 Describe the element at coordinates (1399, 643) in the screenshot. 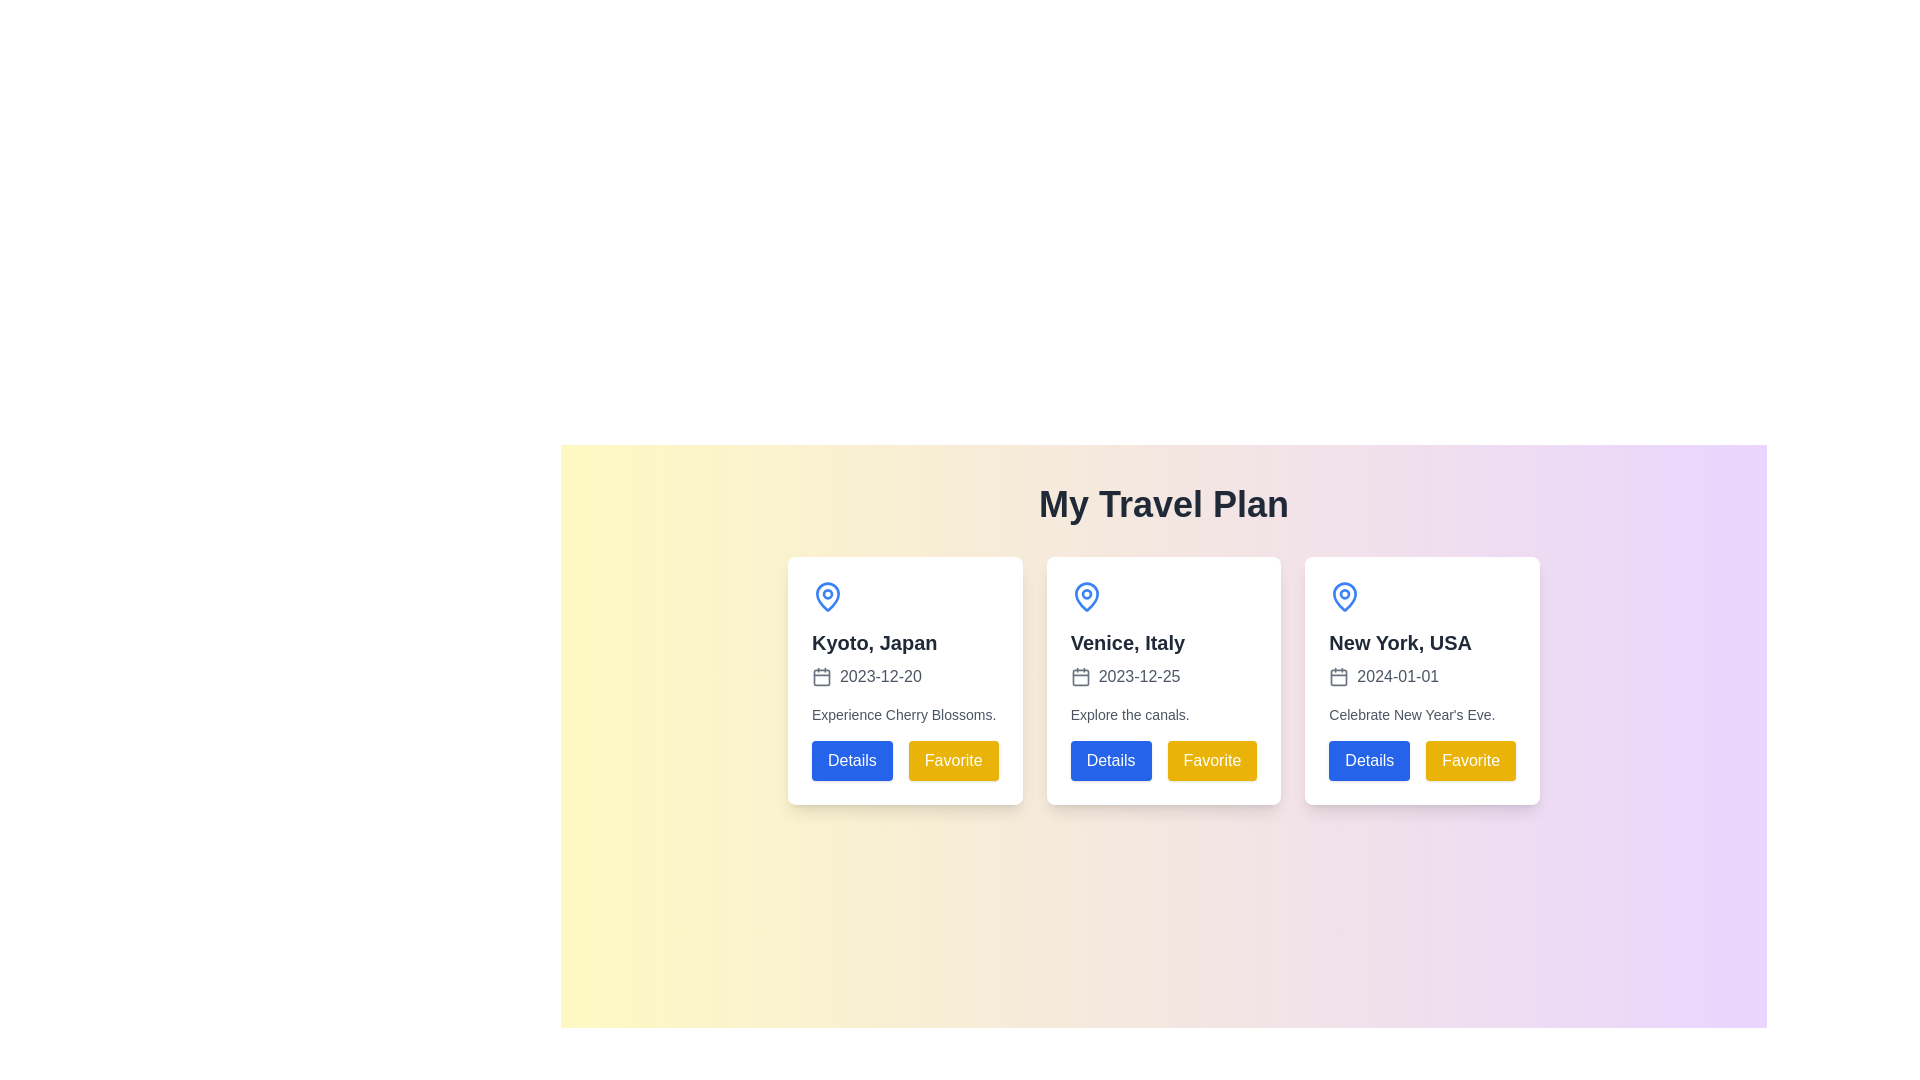

I see `the static text element displaying 'New York, USA' in the third card of the card layout` at that location.